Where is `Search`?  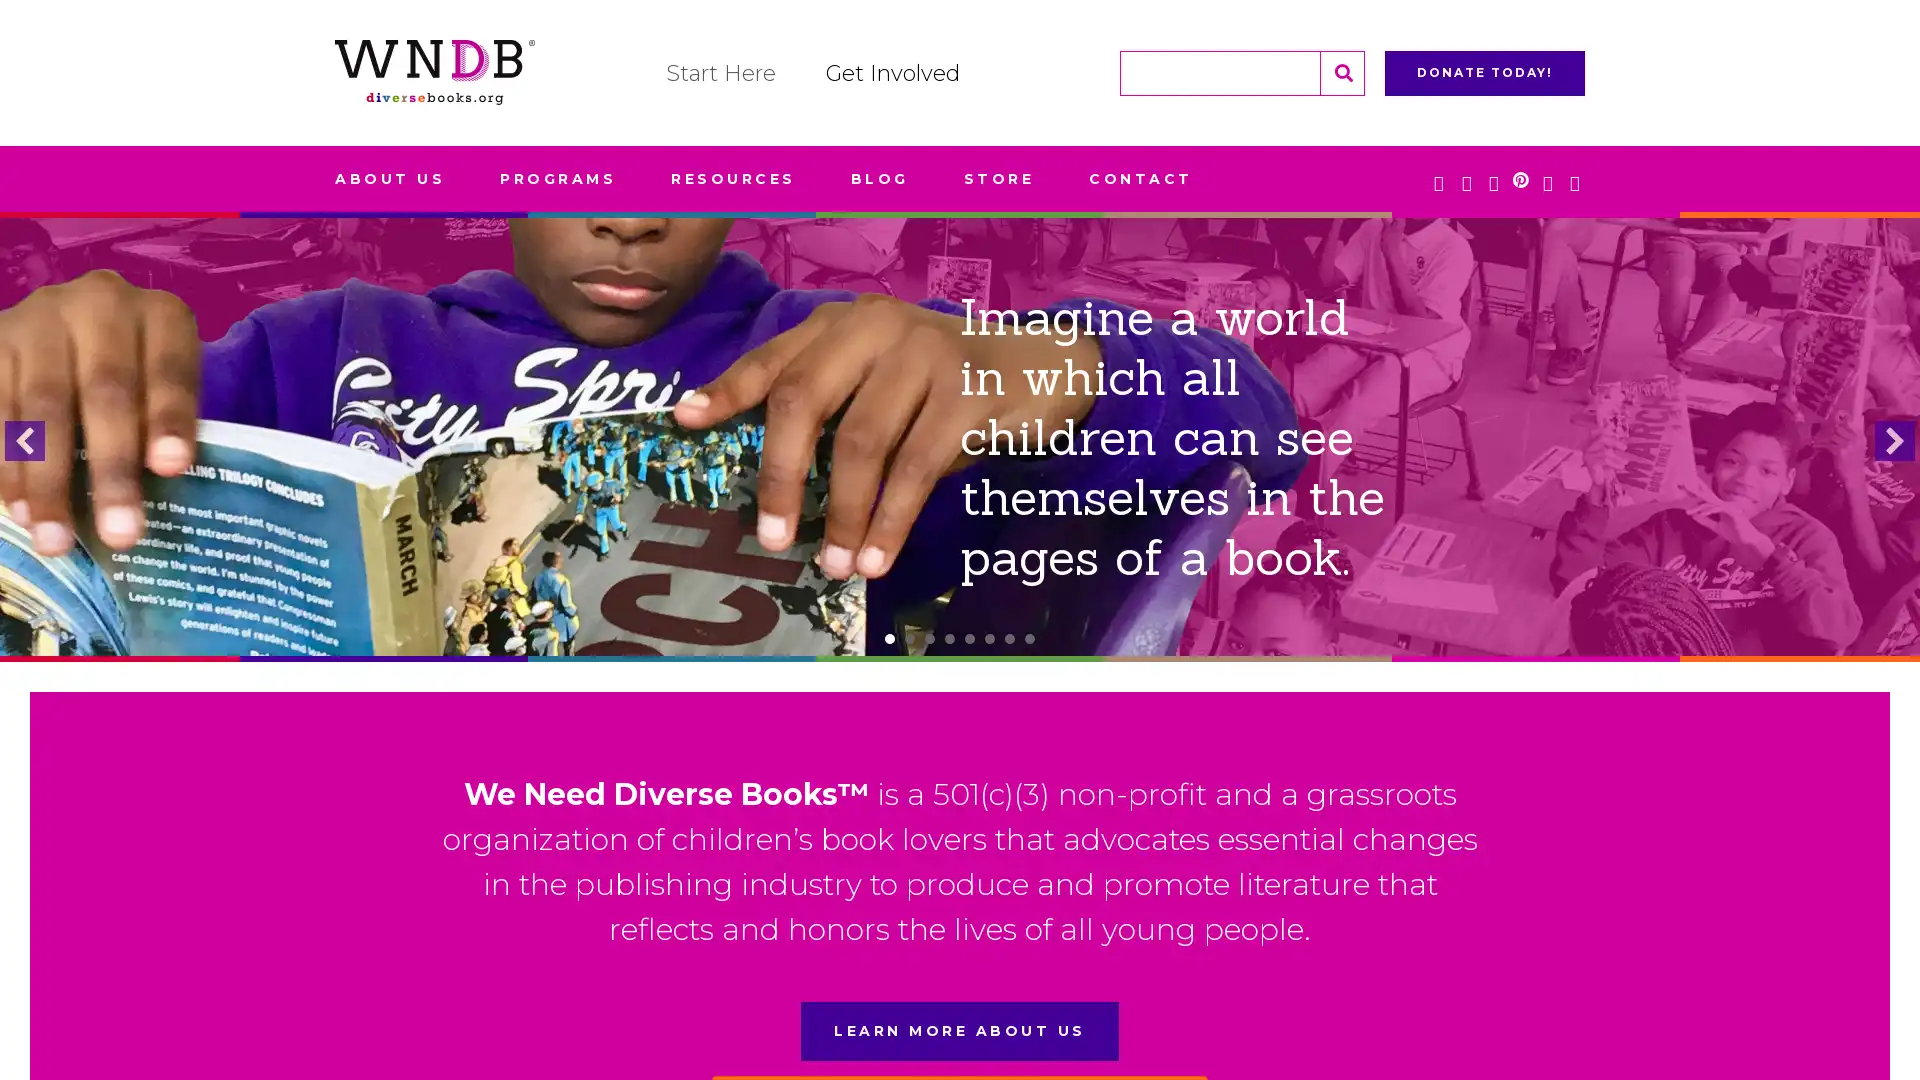
Search is located at coordinates (1342, 71).